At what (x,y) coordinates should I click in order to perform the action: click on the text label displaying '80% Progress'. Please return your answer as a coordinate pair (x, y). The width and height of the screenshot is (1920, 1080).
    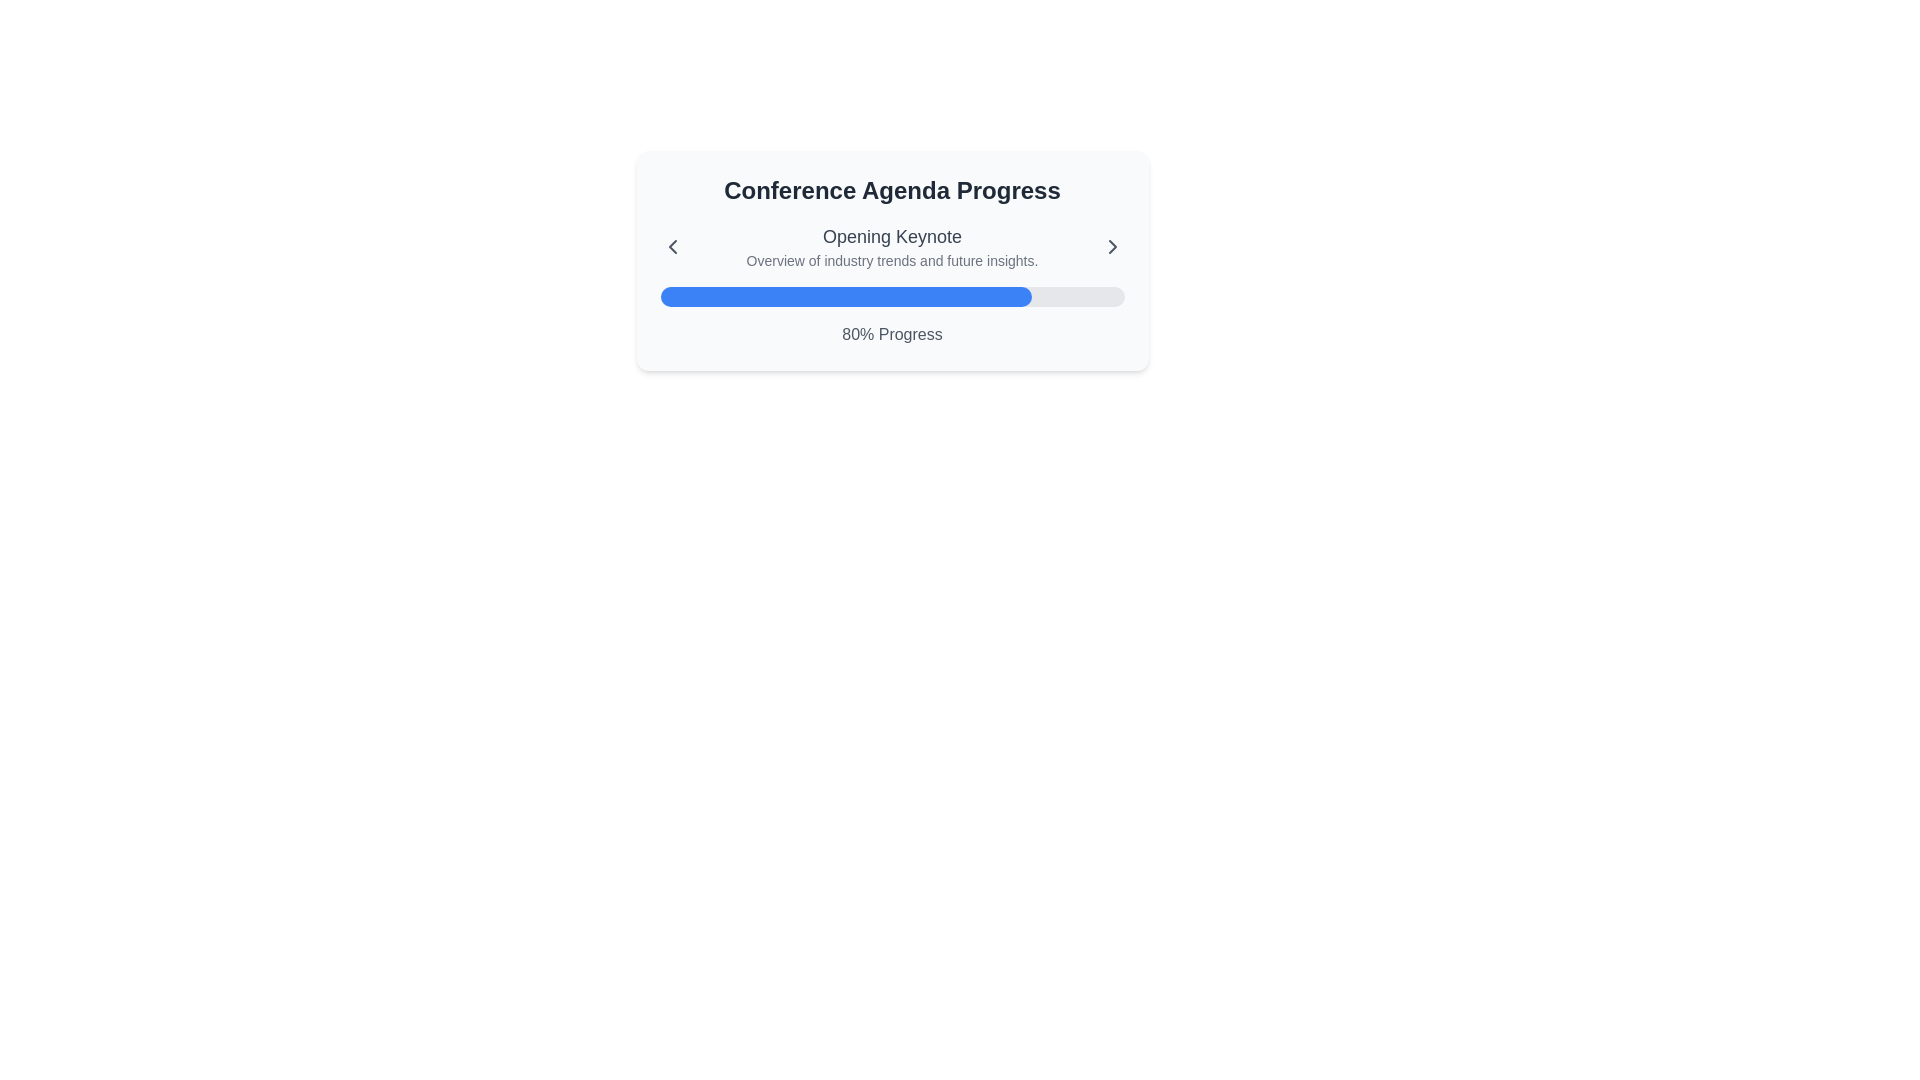
    Looking at the image, I should click on (891, 334).